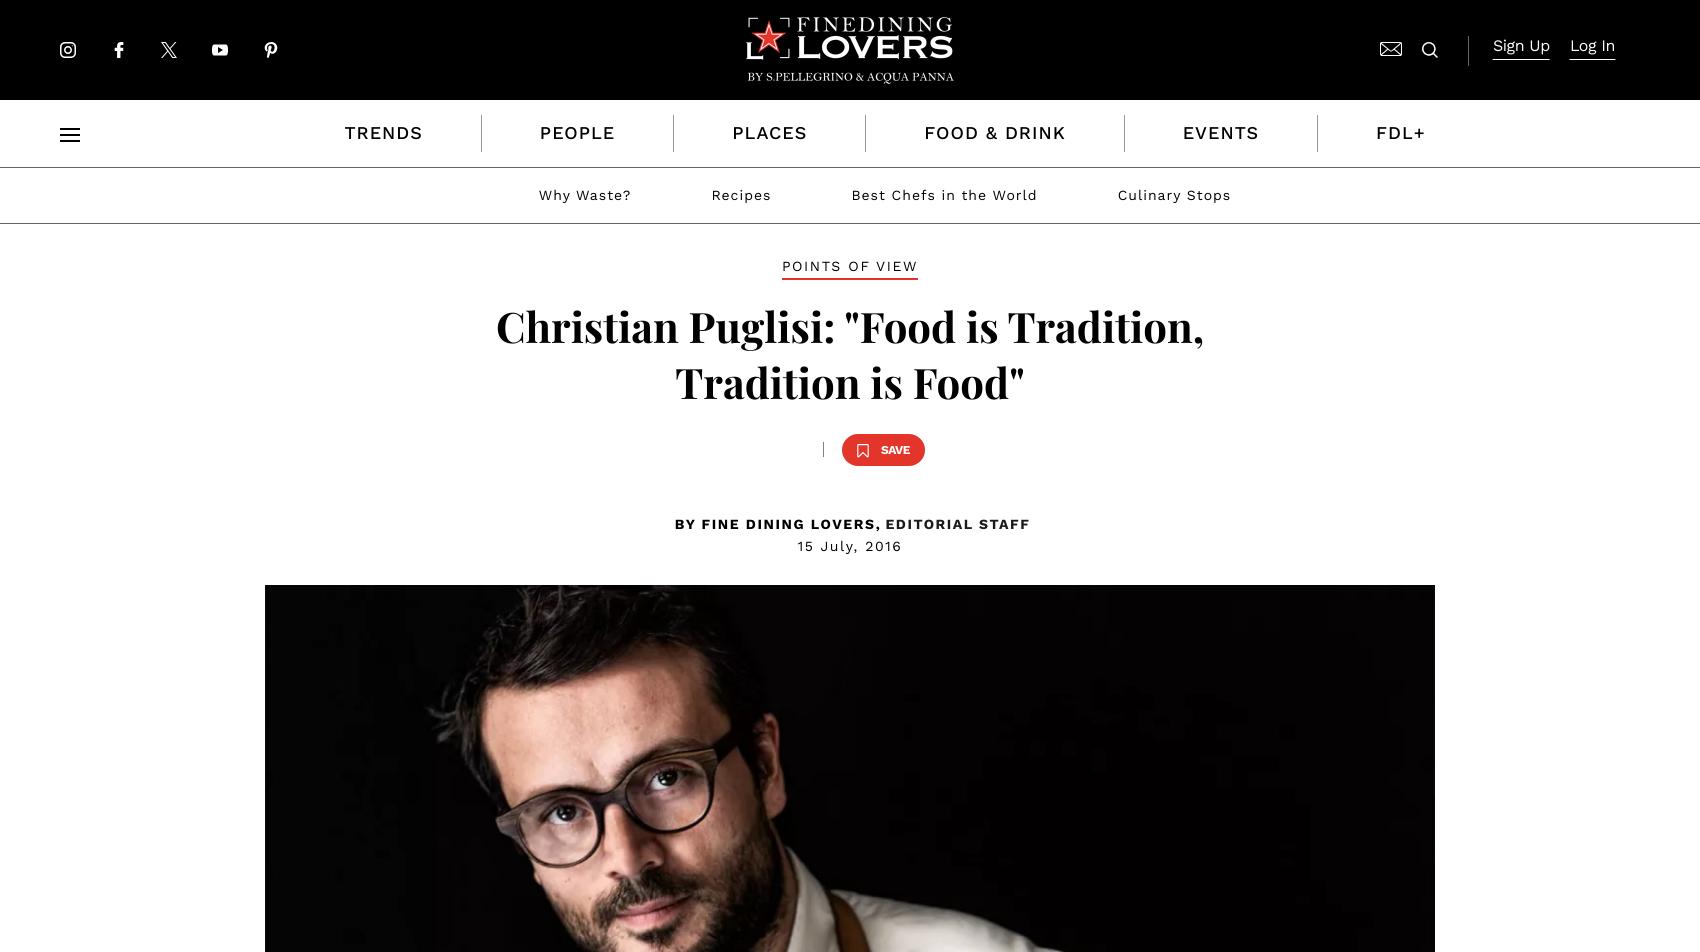 Image resolution: width=1700 pixels, height=952 pixels. I want to click on 'Log In', so click(1568, 45).